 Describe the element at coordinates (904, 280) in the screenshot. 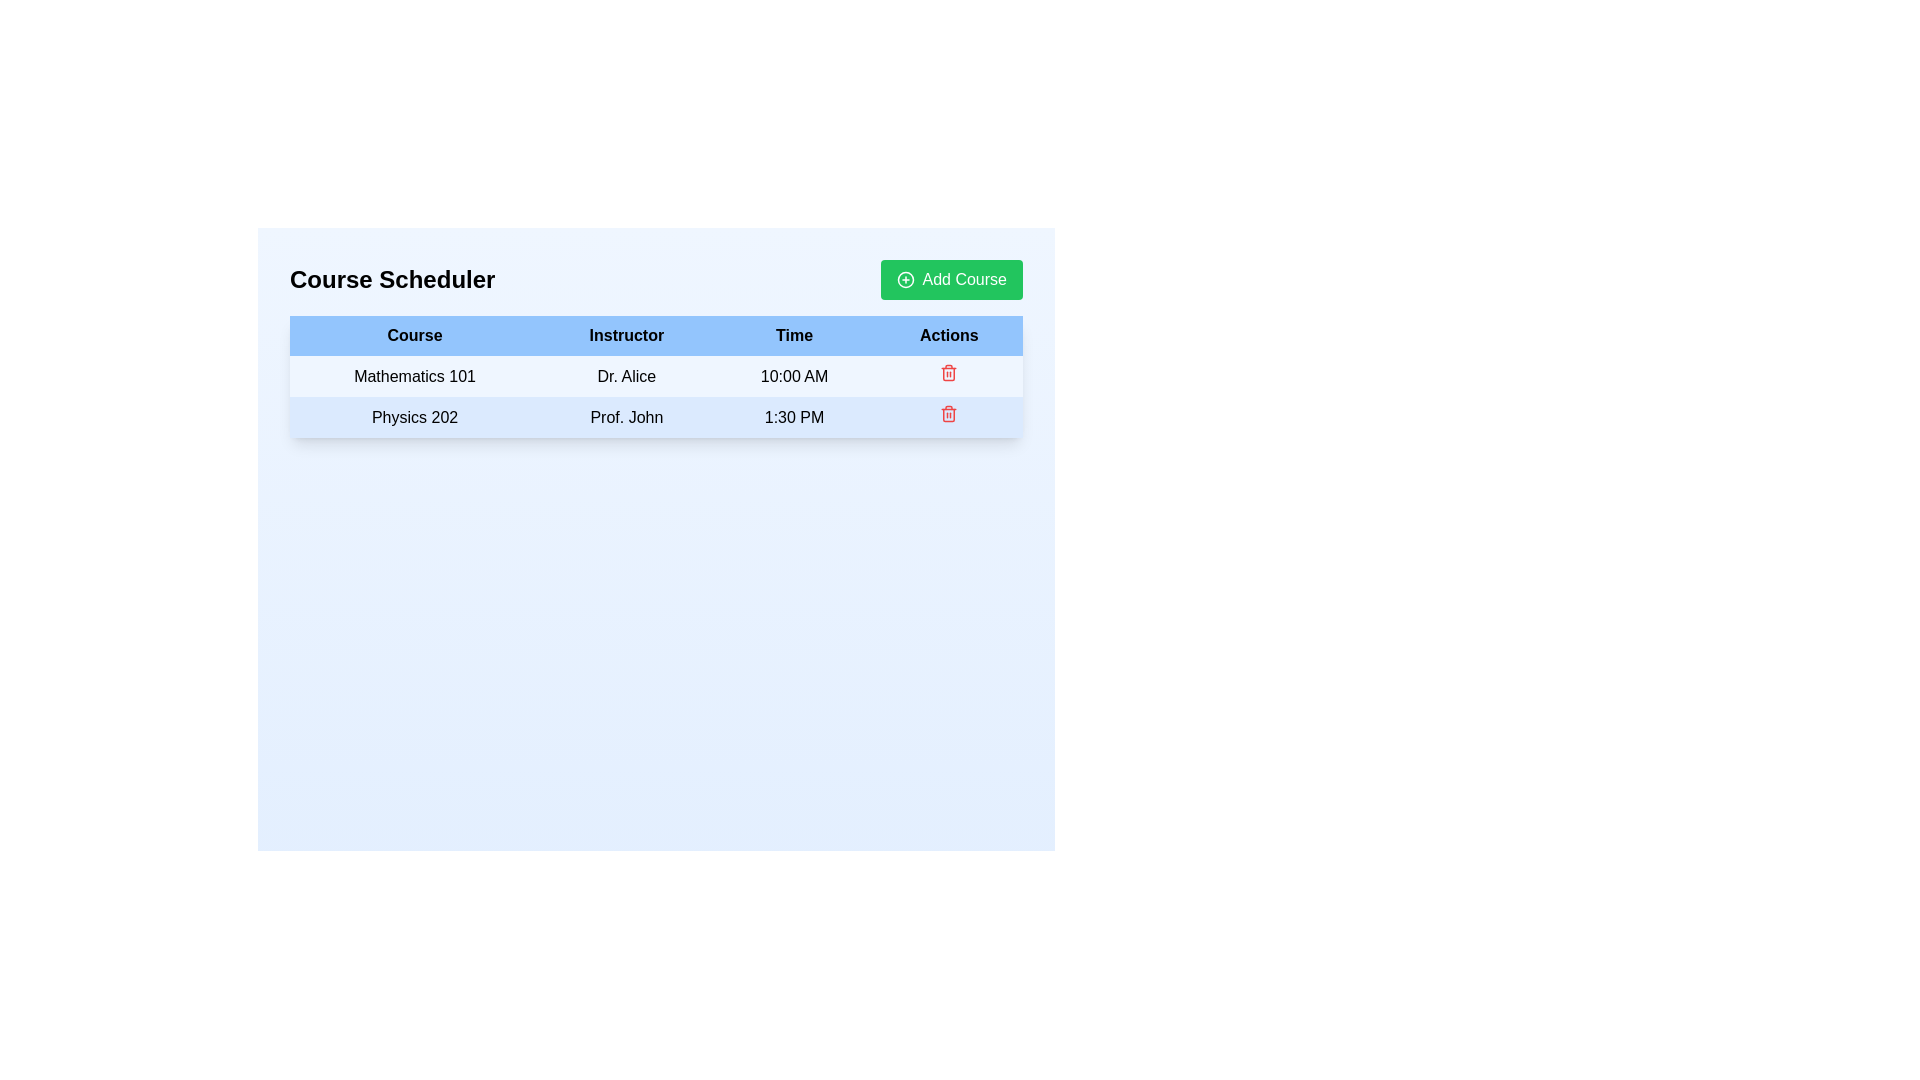

I see `the circular outline icon associated with the Add Course button, located to the left of it` at that location.